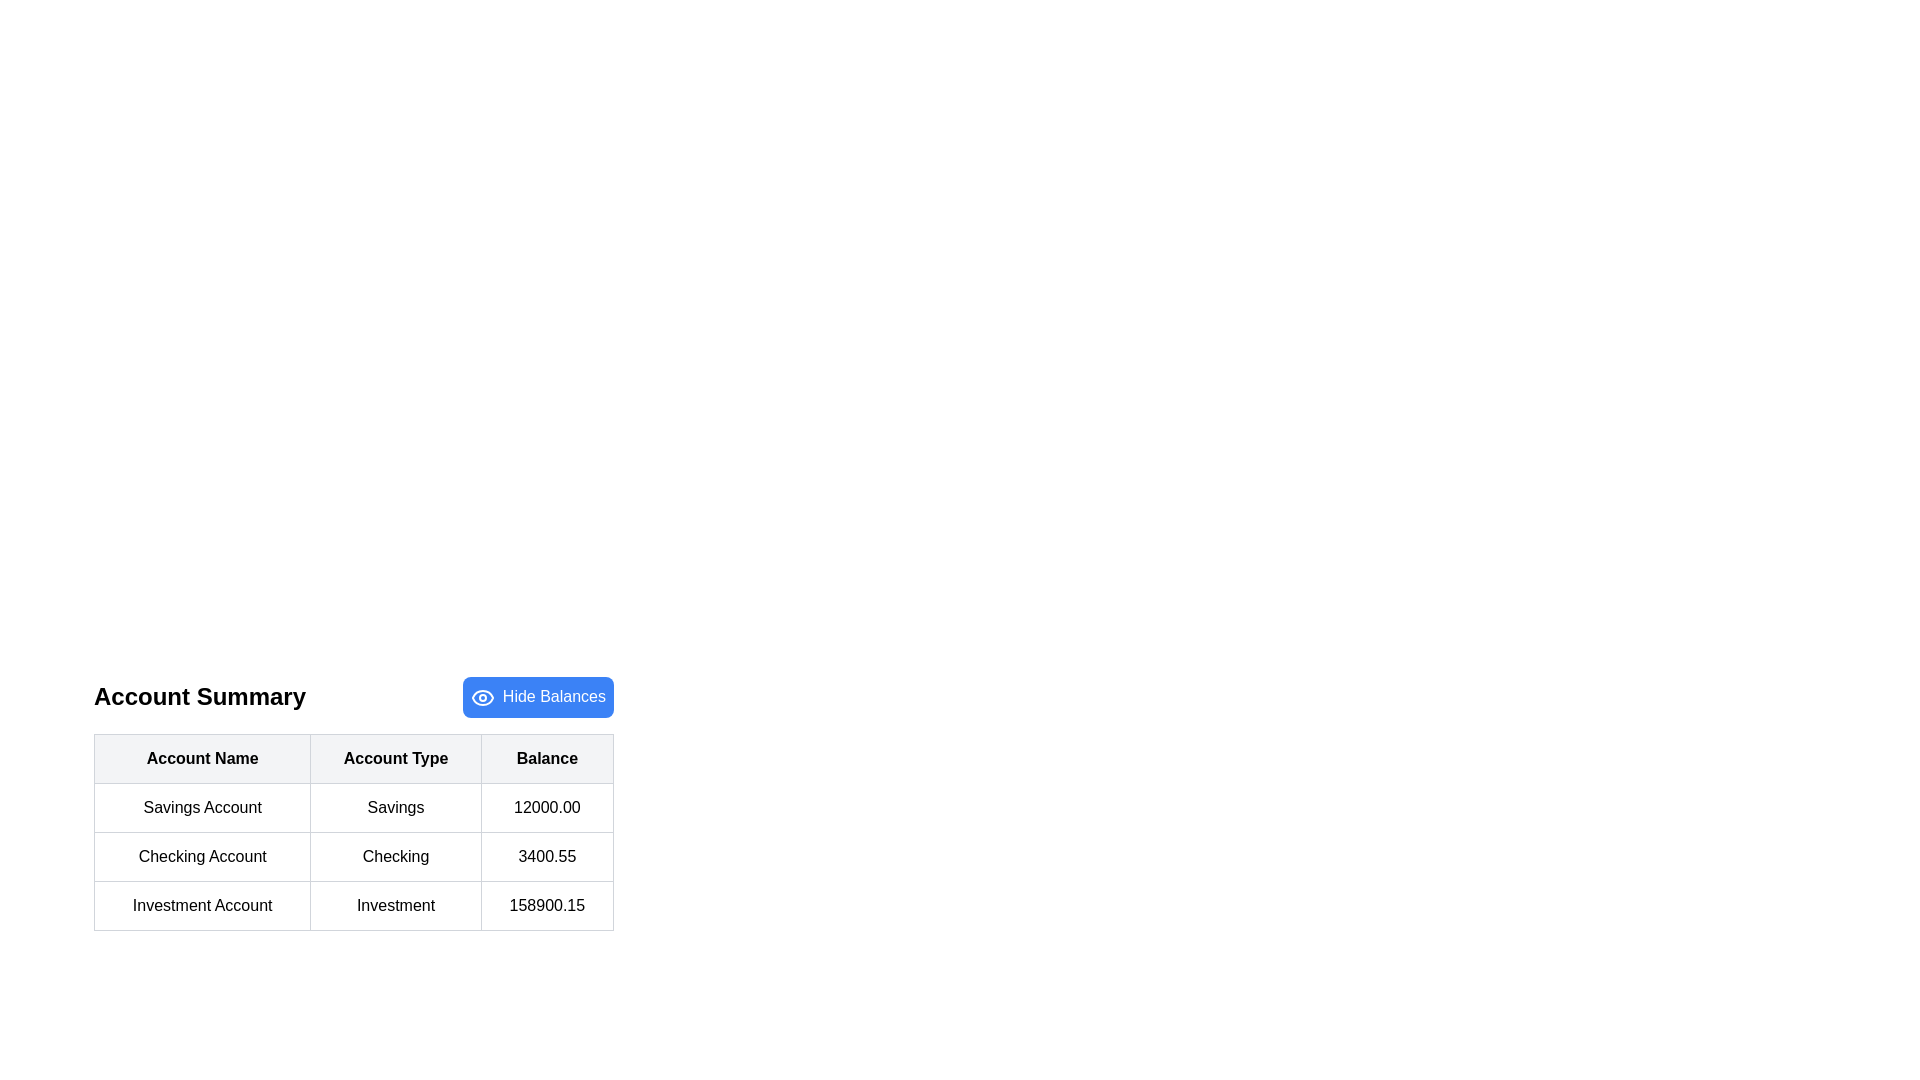  I want to click on the static text display representing the balance for the 'Checking Account' in the account summary table, located in the third column of the second row, so click(547, 855).